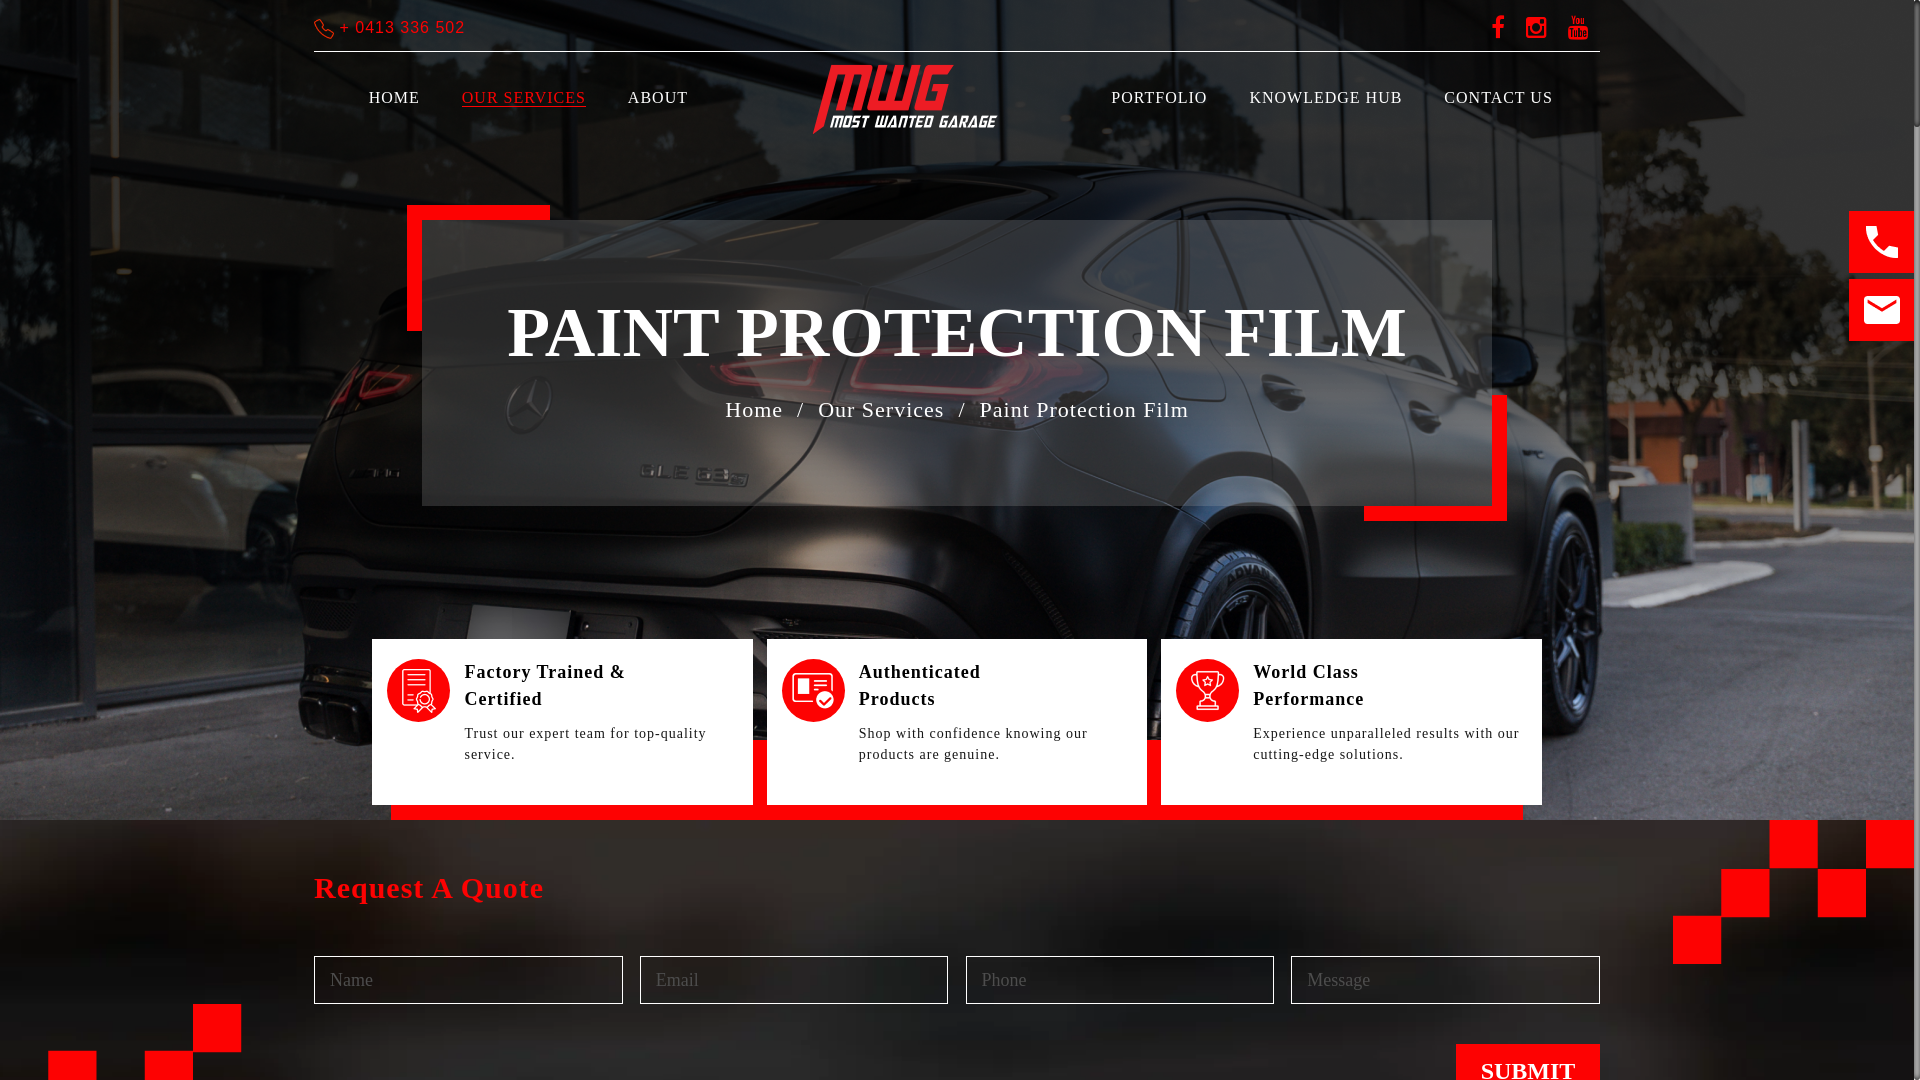  What do you see at coordinates (312, 27) in the screenshot?
I see `'+ 0413 336 502'` at bounding box center [312, 27].